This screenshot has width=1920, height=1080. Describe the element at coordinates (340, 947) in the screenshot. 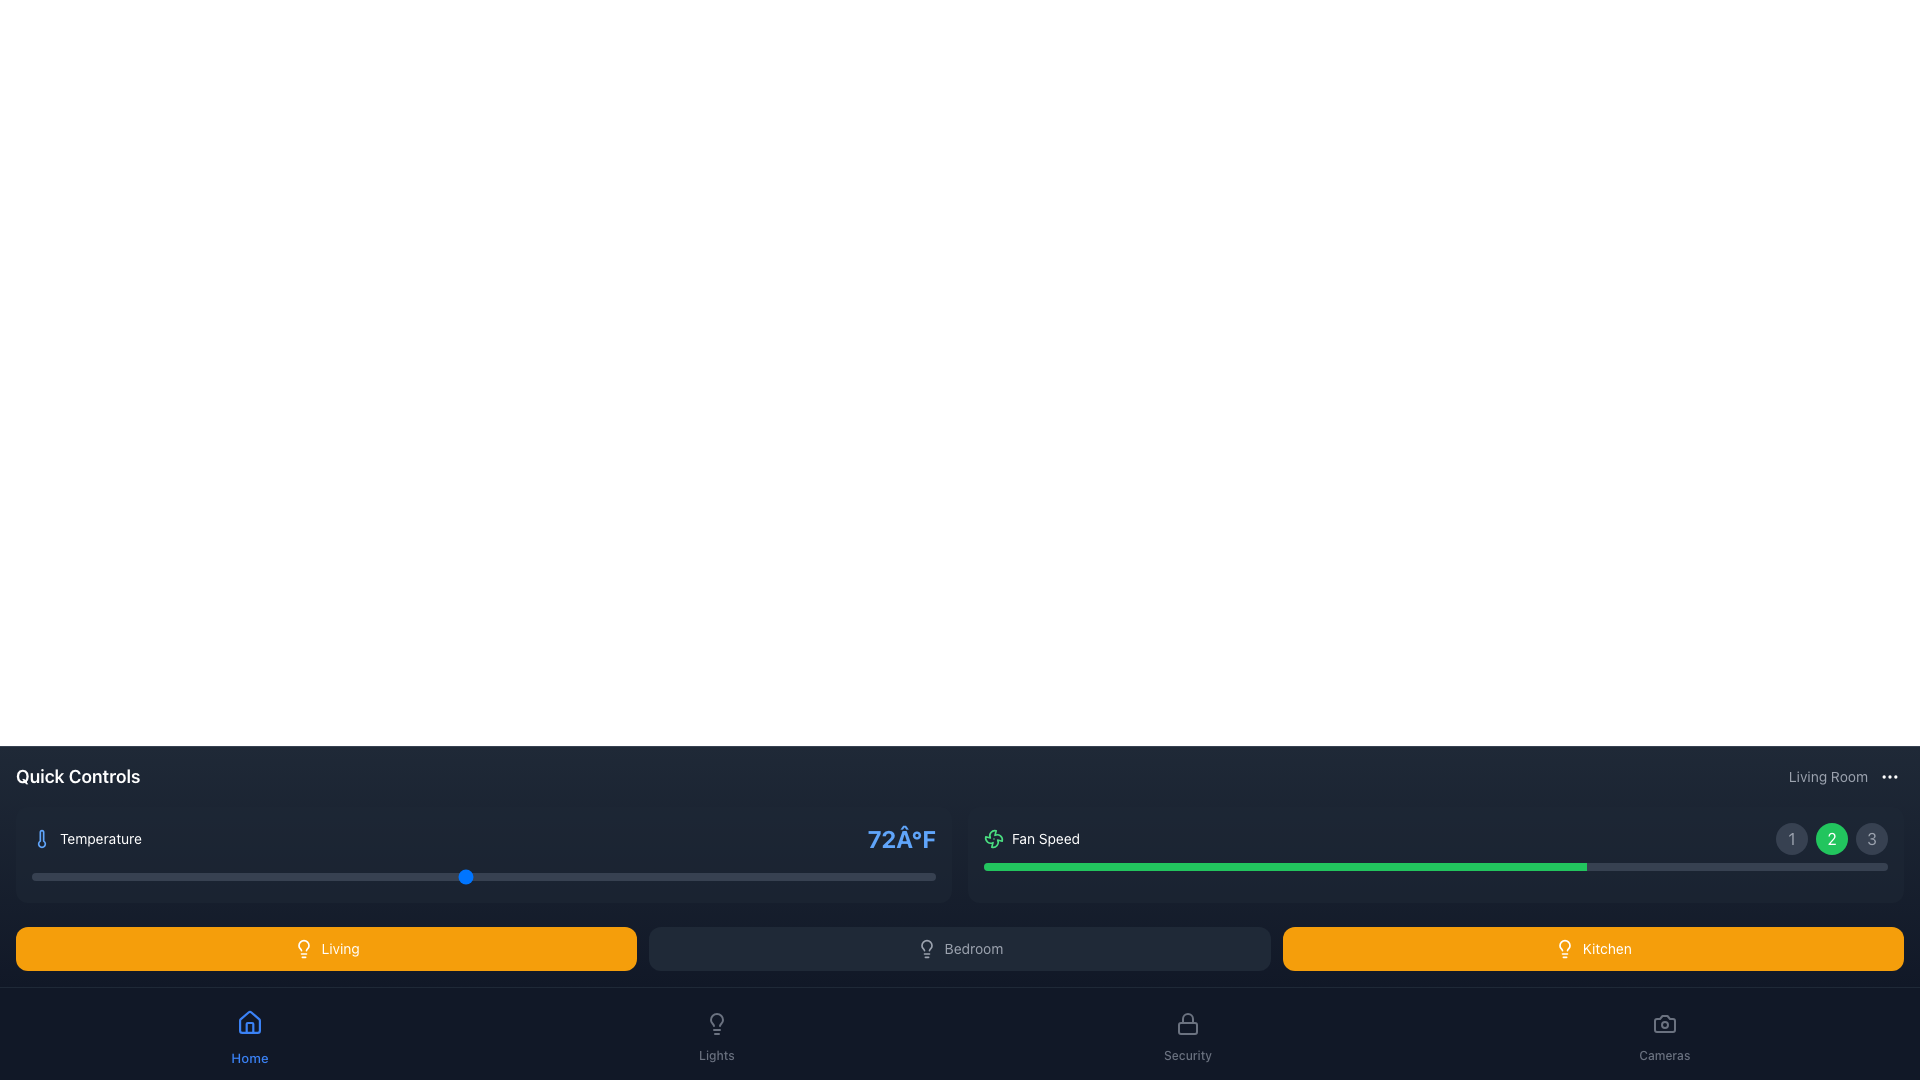

I see `the orange rectangular button featuring a light bulb icon` at that location.